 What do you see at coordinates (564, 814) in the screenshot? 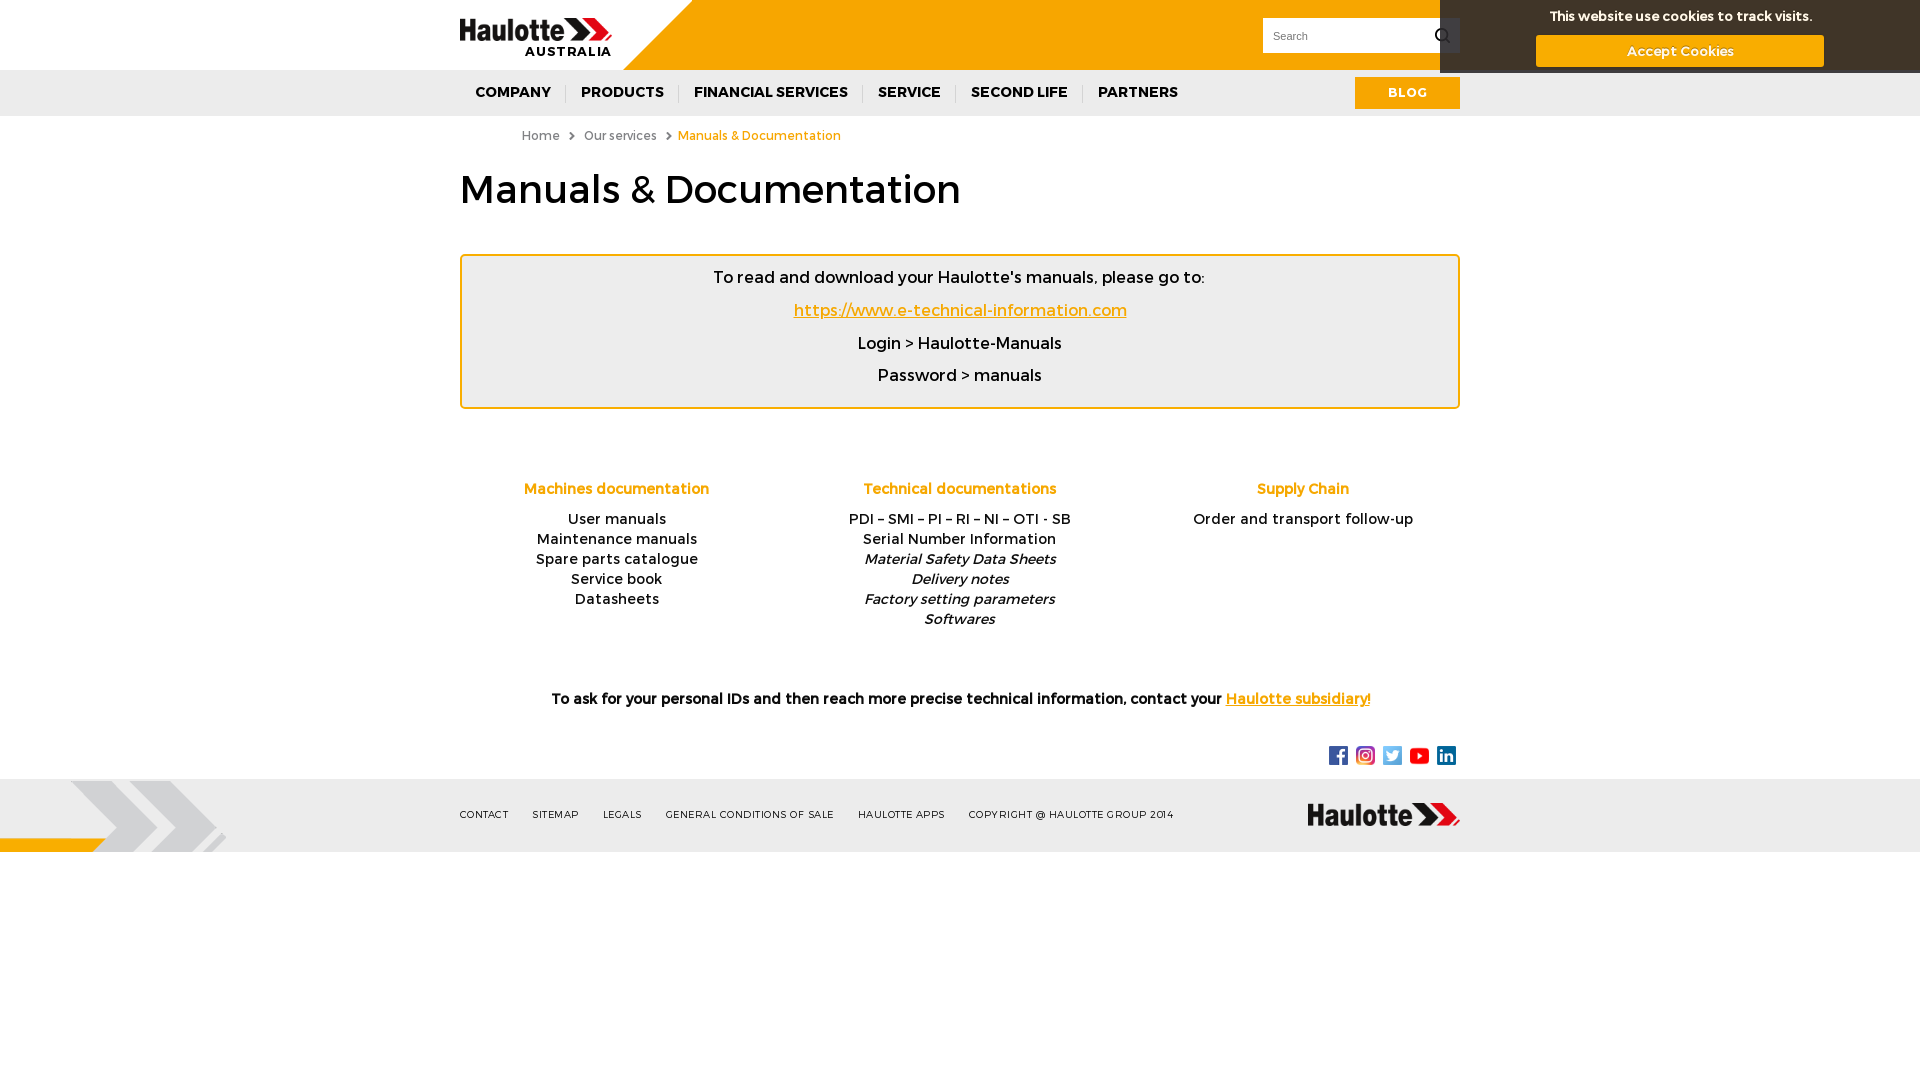
I see `'SITEMAP'` at bounding box center [564, 814].